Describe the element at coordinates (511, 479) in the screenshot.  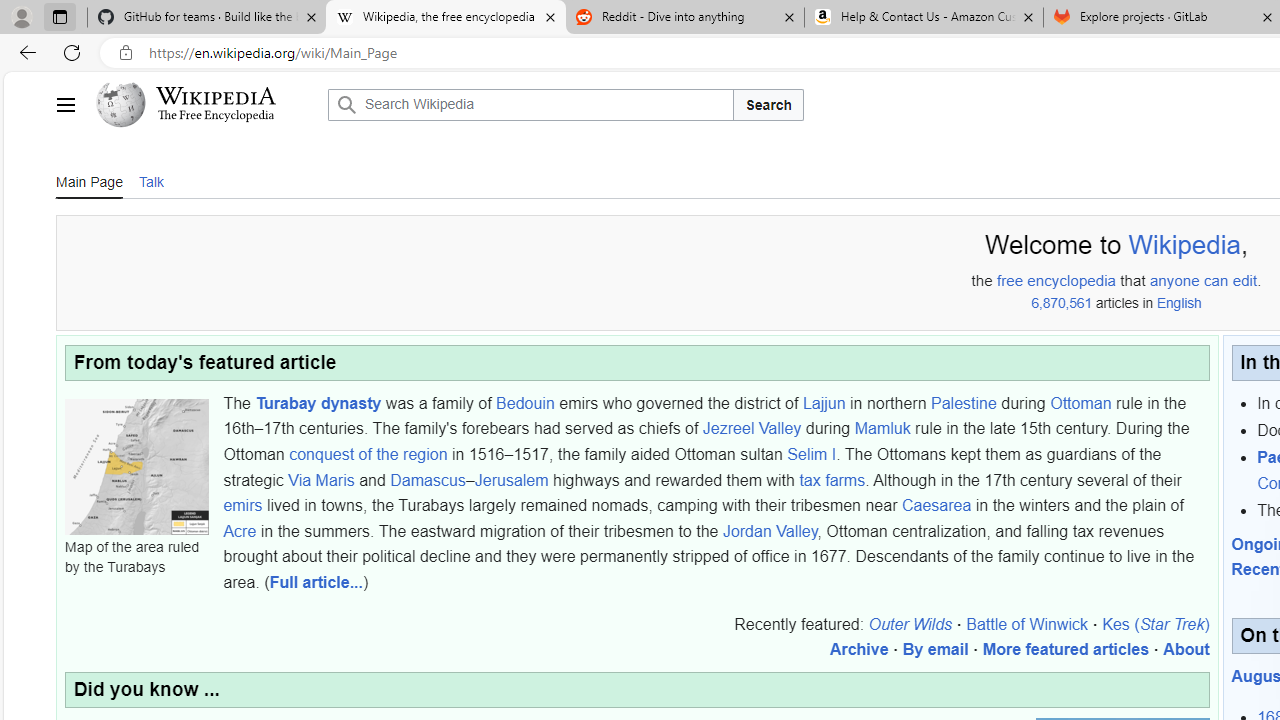
I see `'Jerusalem'` at that location.